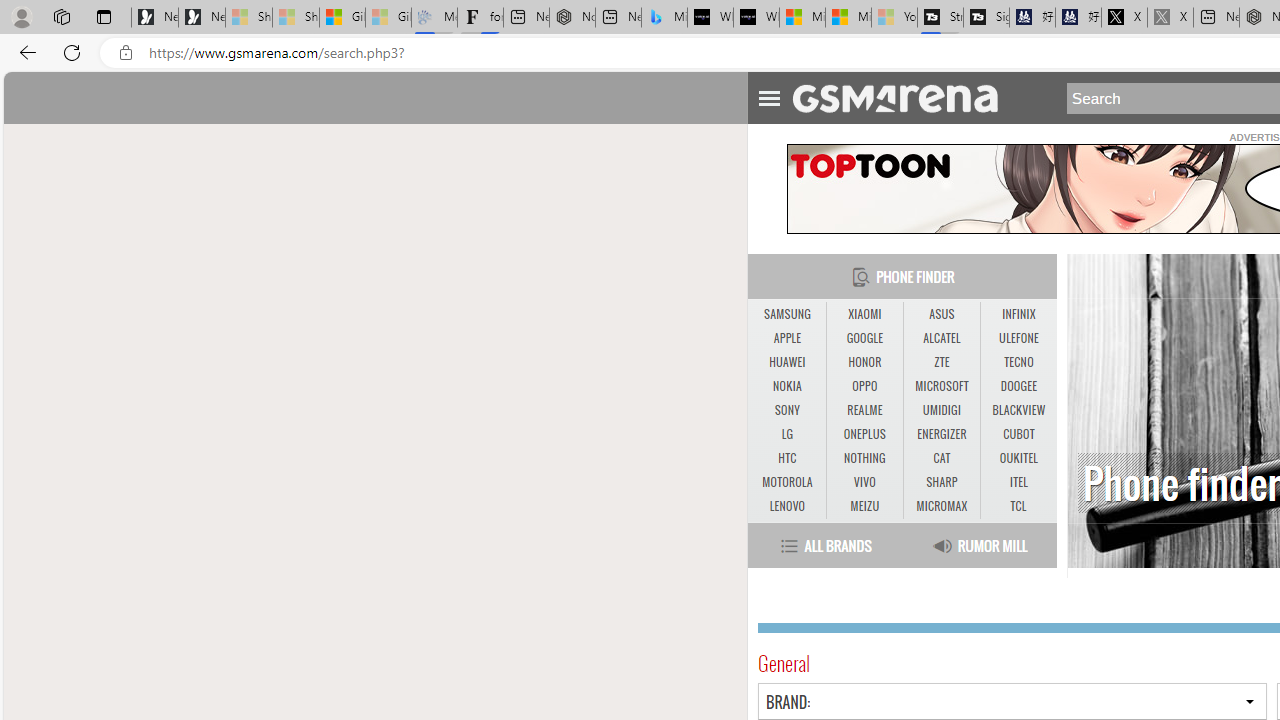  I want to click on 'VIVO', so click(864, 482).